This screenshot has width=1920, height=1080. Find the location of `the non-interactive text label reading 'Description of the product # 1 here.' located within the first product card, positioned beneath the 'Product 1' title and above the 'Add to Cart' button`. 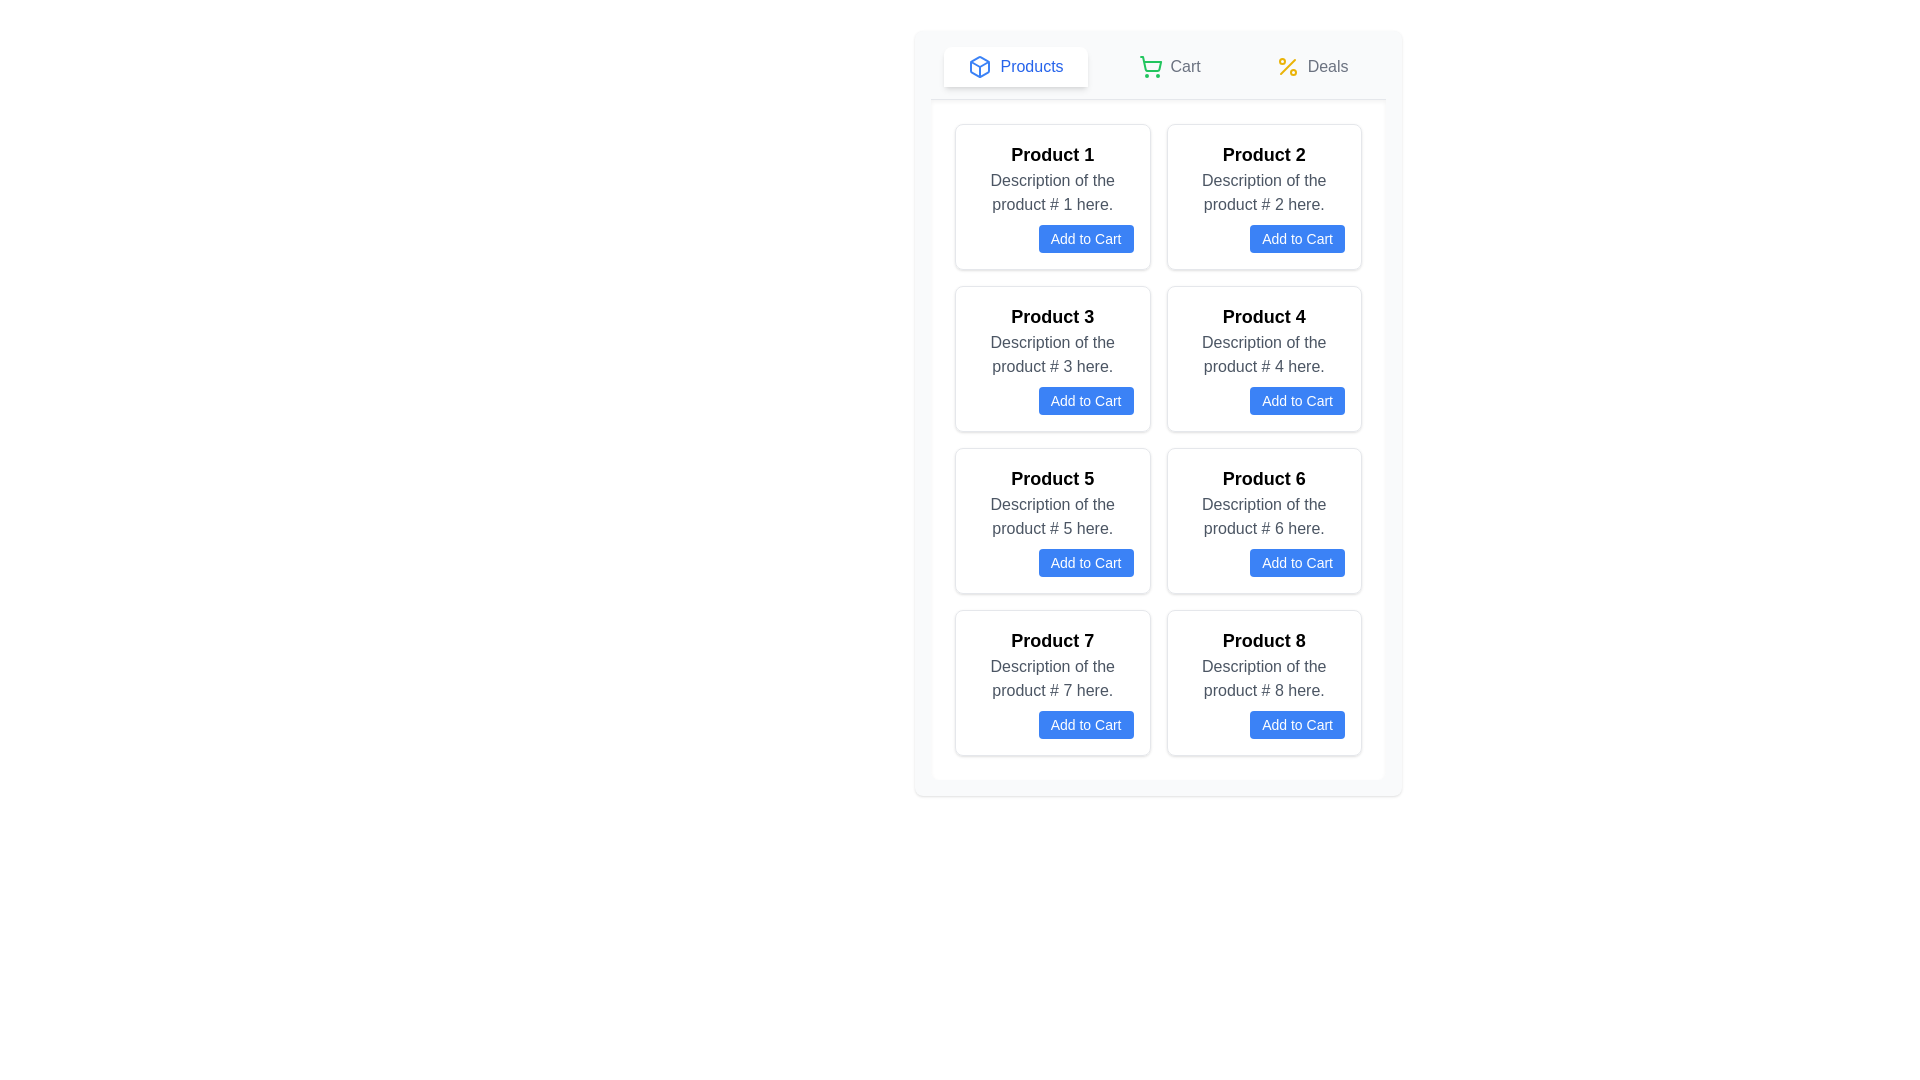

the non-interactive text label reading 'Description of the product # 1 here.' located within the first product card, positioned beneath the 'Product 1' title and above the 'Add to Cart' button is located at coordinates (1051, 192).